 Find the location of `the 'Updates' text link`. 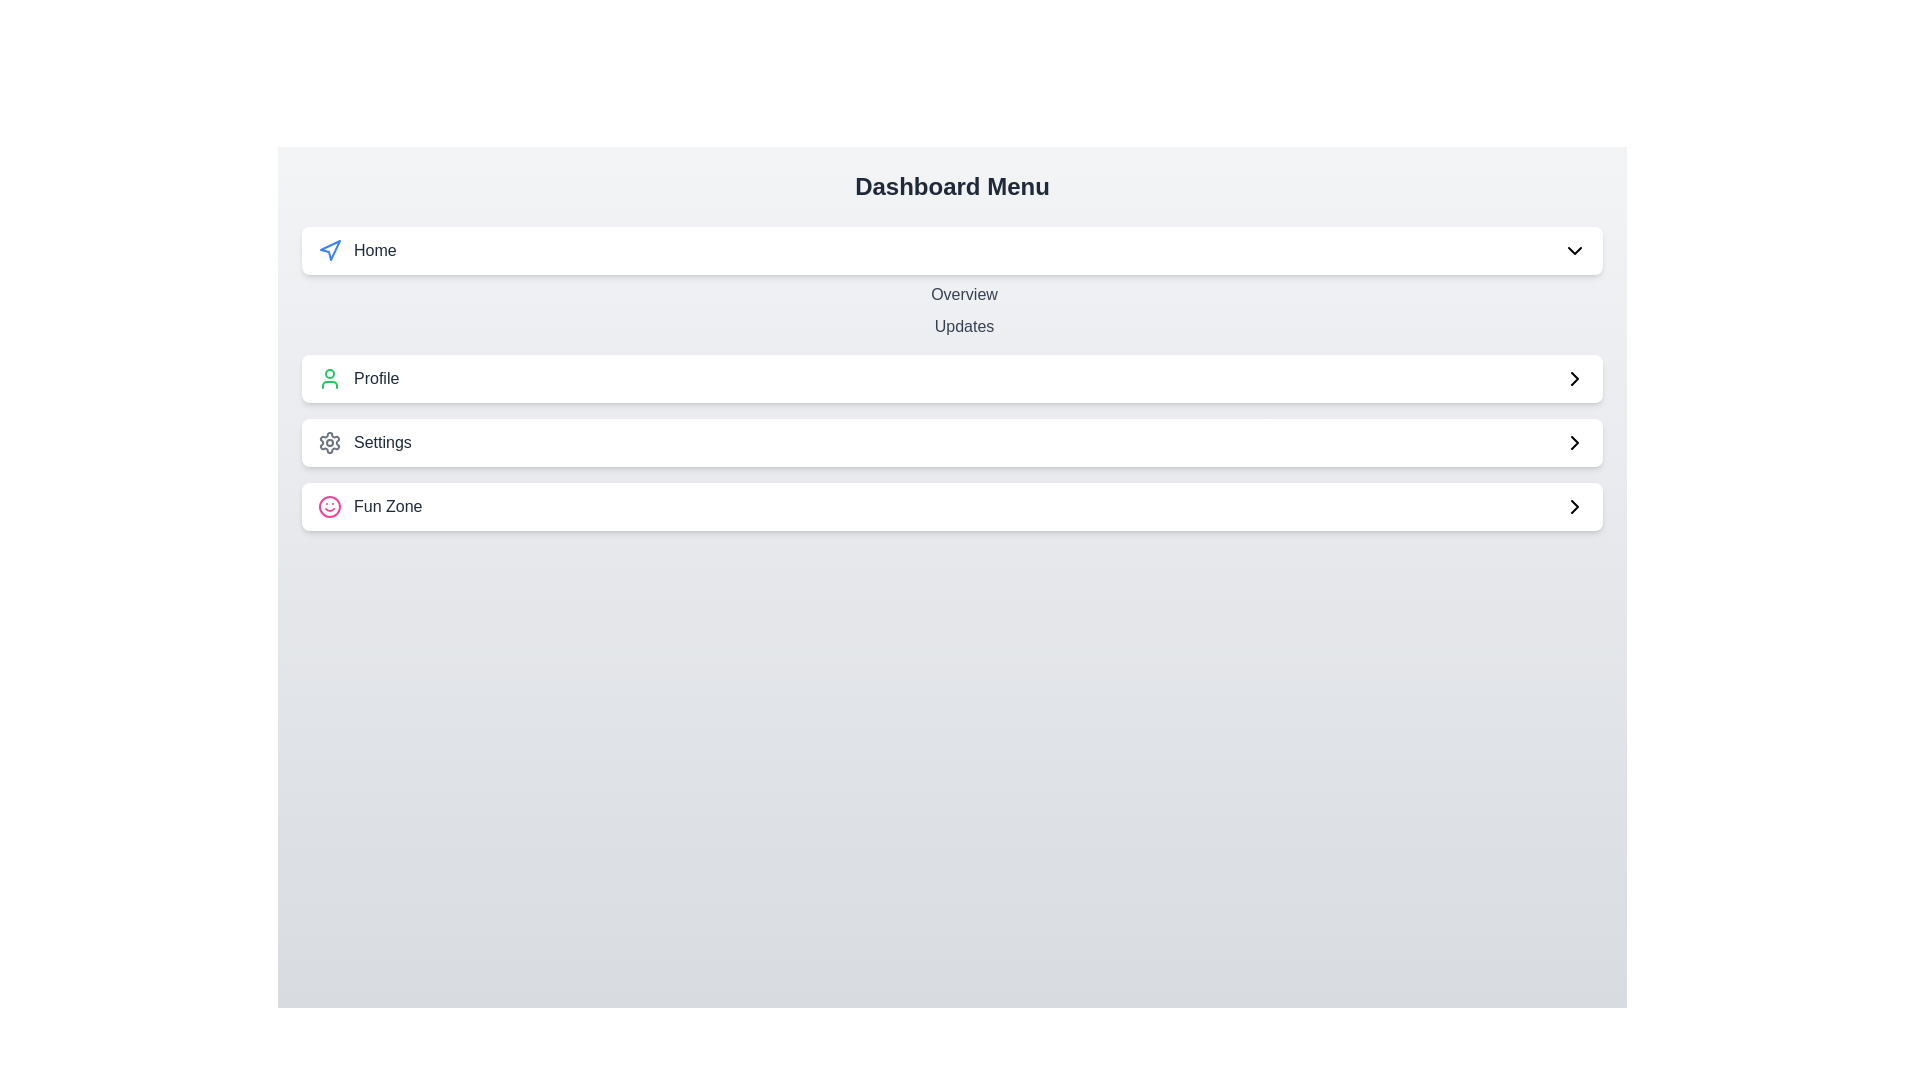

the 'Updates' text link is located at coordinates (964, 311).